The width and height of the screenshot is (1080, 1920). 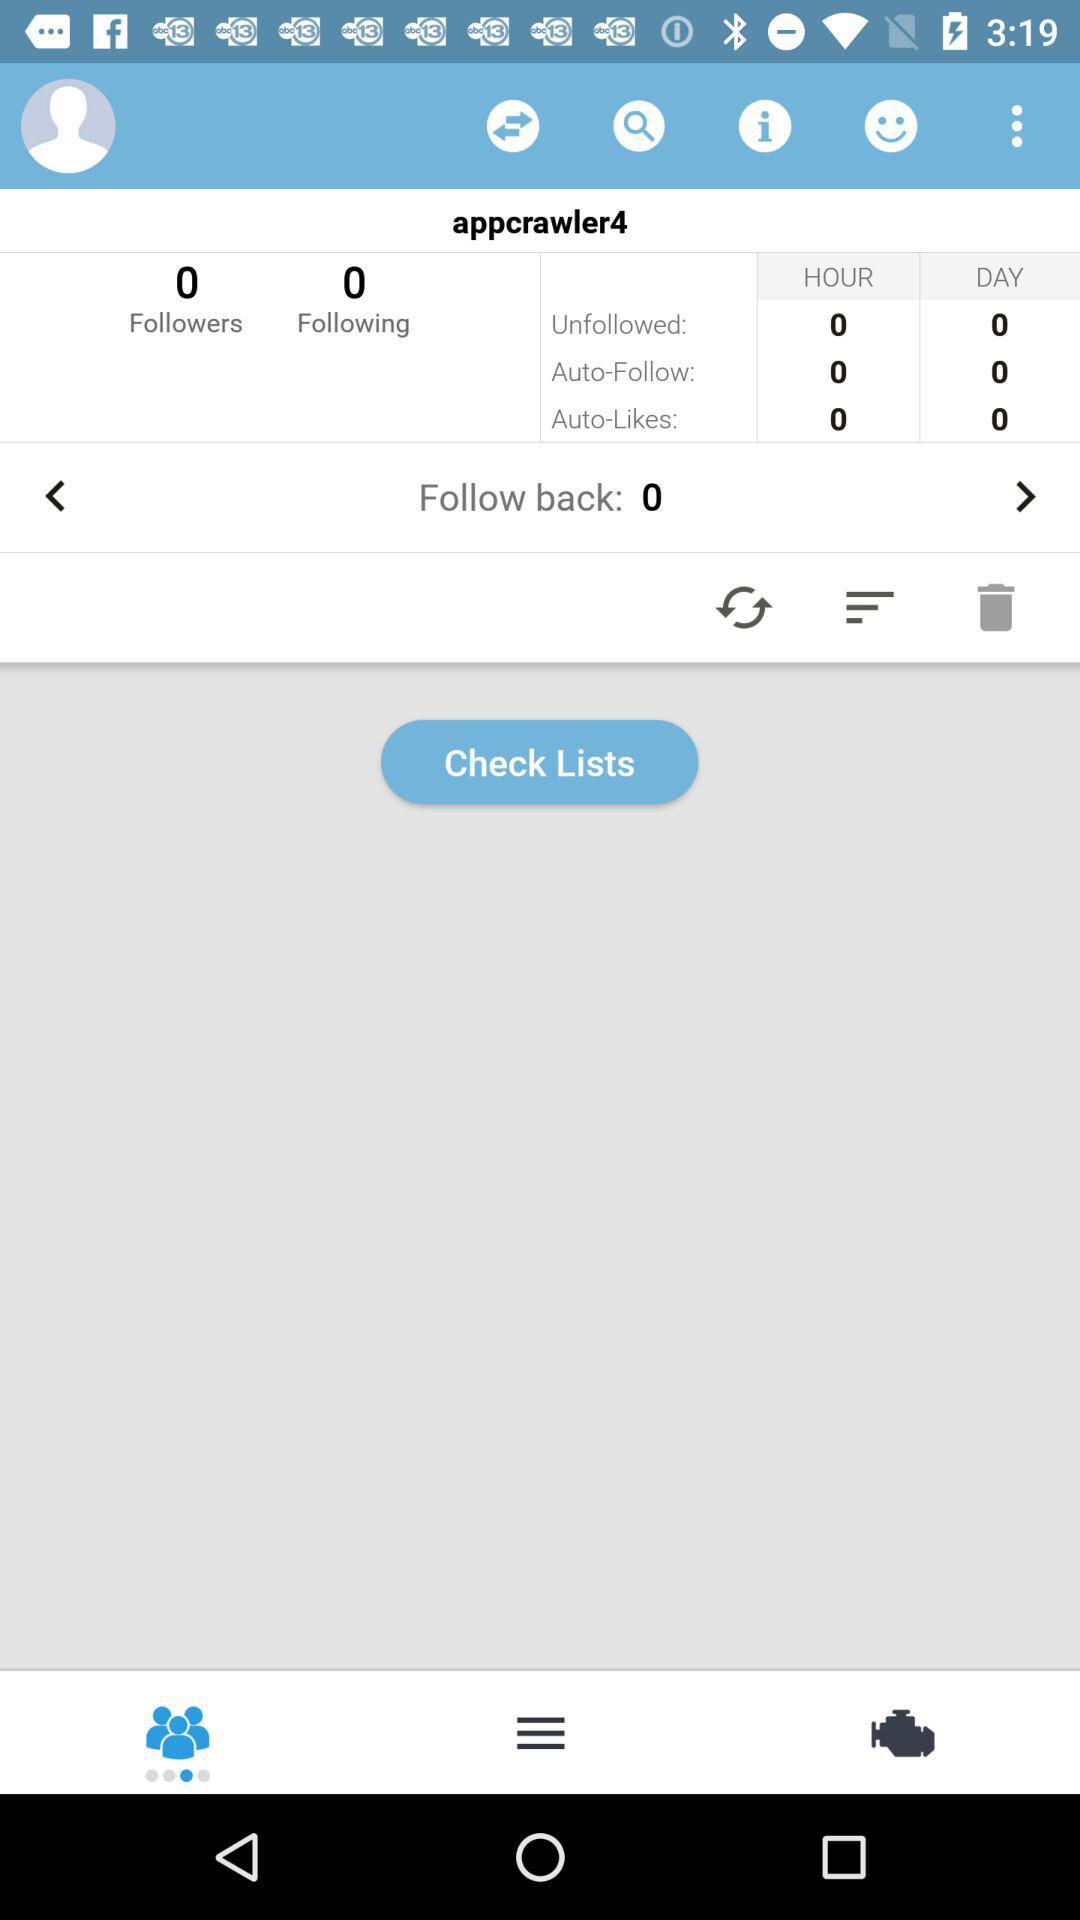 I want to click on the delete icon, so click(x=995, y=606).